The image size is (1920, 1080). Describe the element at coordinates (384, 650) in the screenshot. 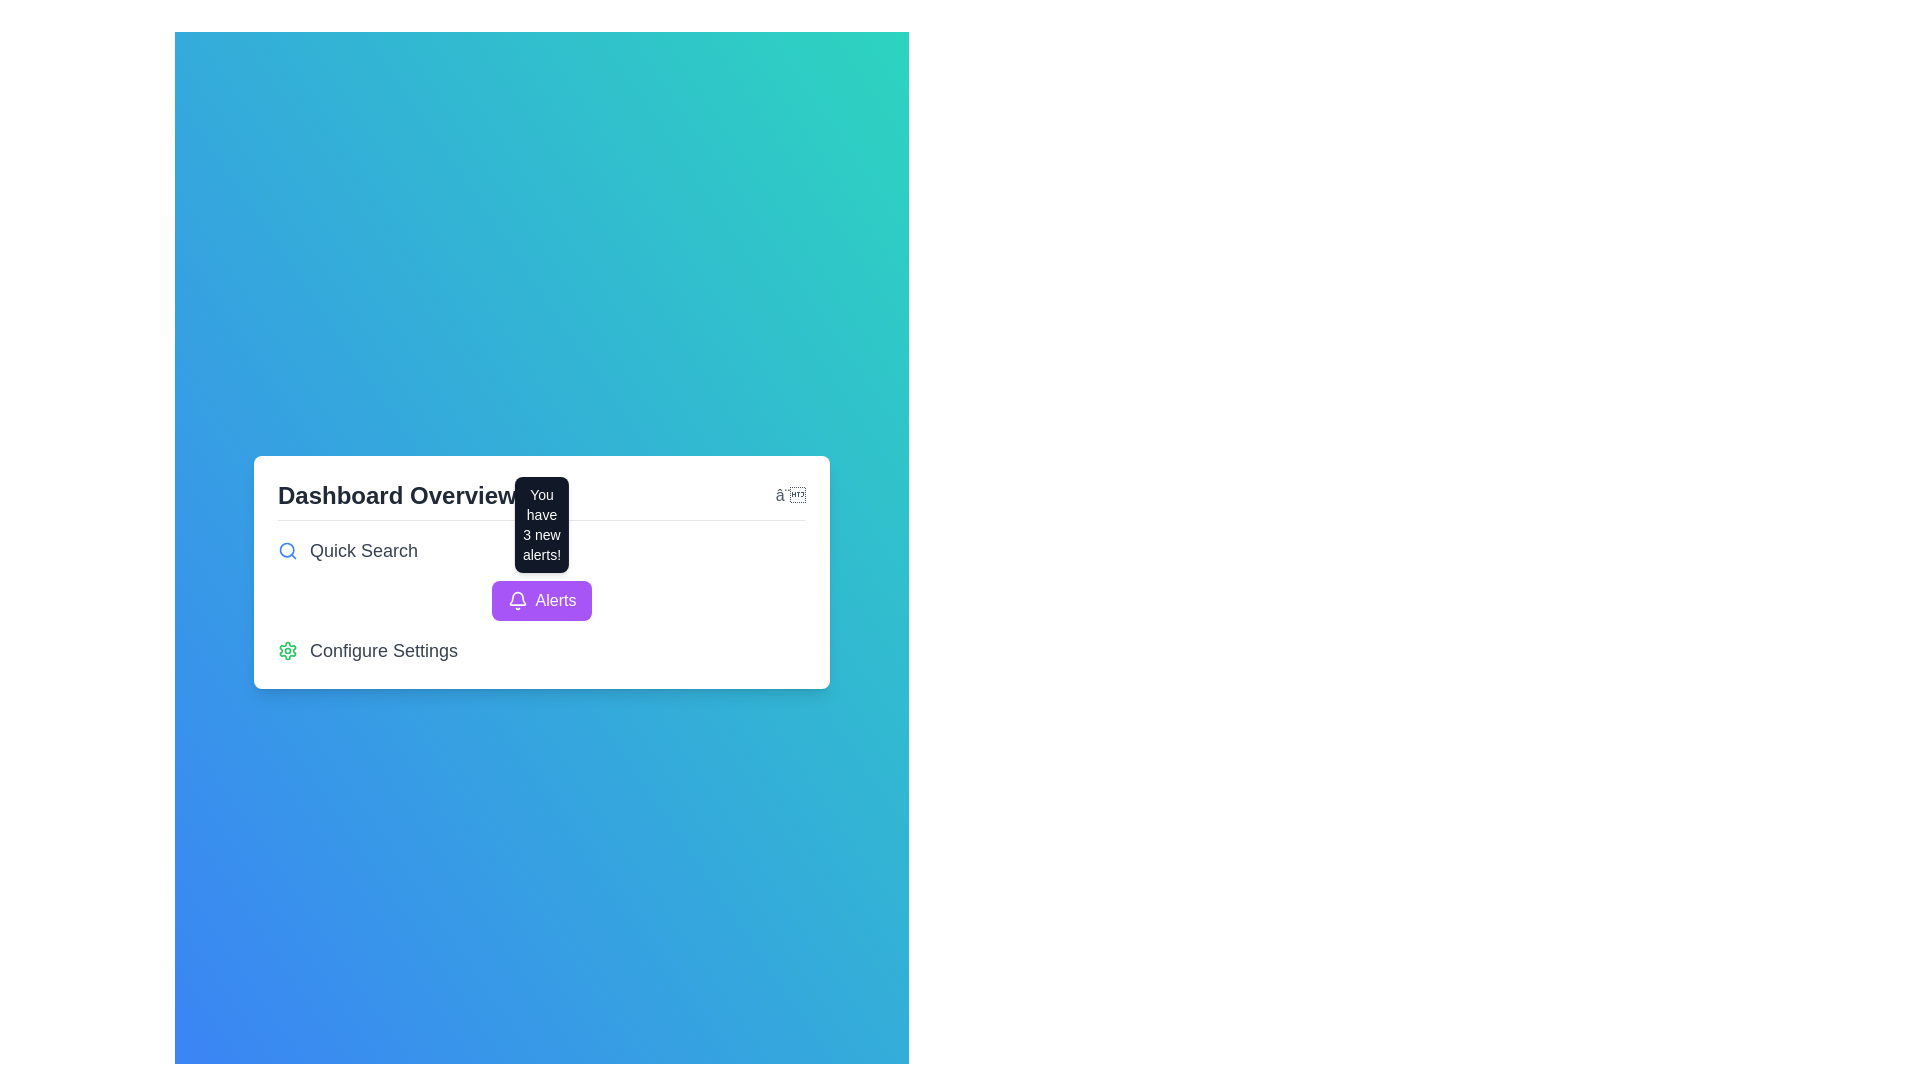

I see `the text label that provides context for the settings functionality, located in the lower-left portion of the card interface, right-aligned with the adjacent green settings icon` at that location.